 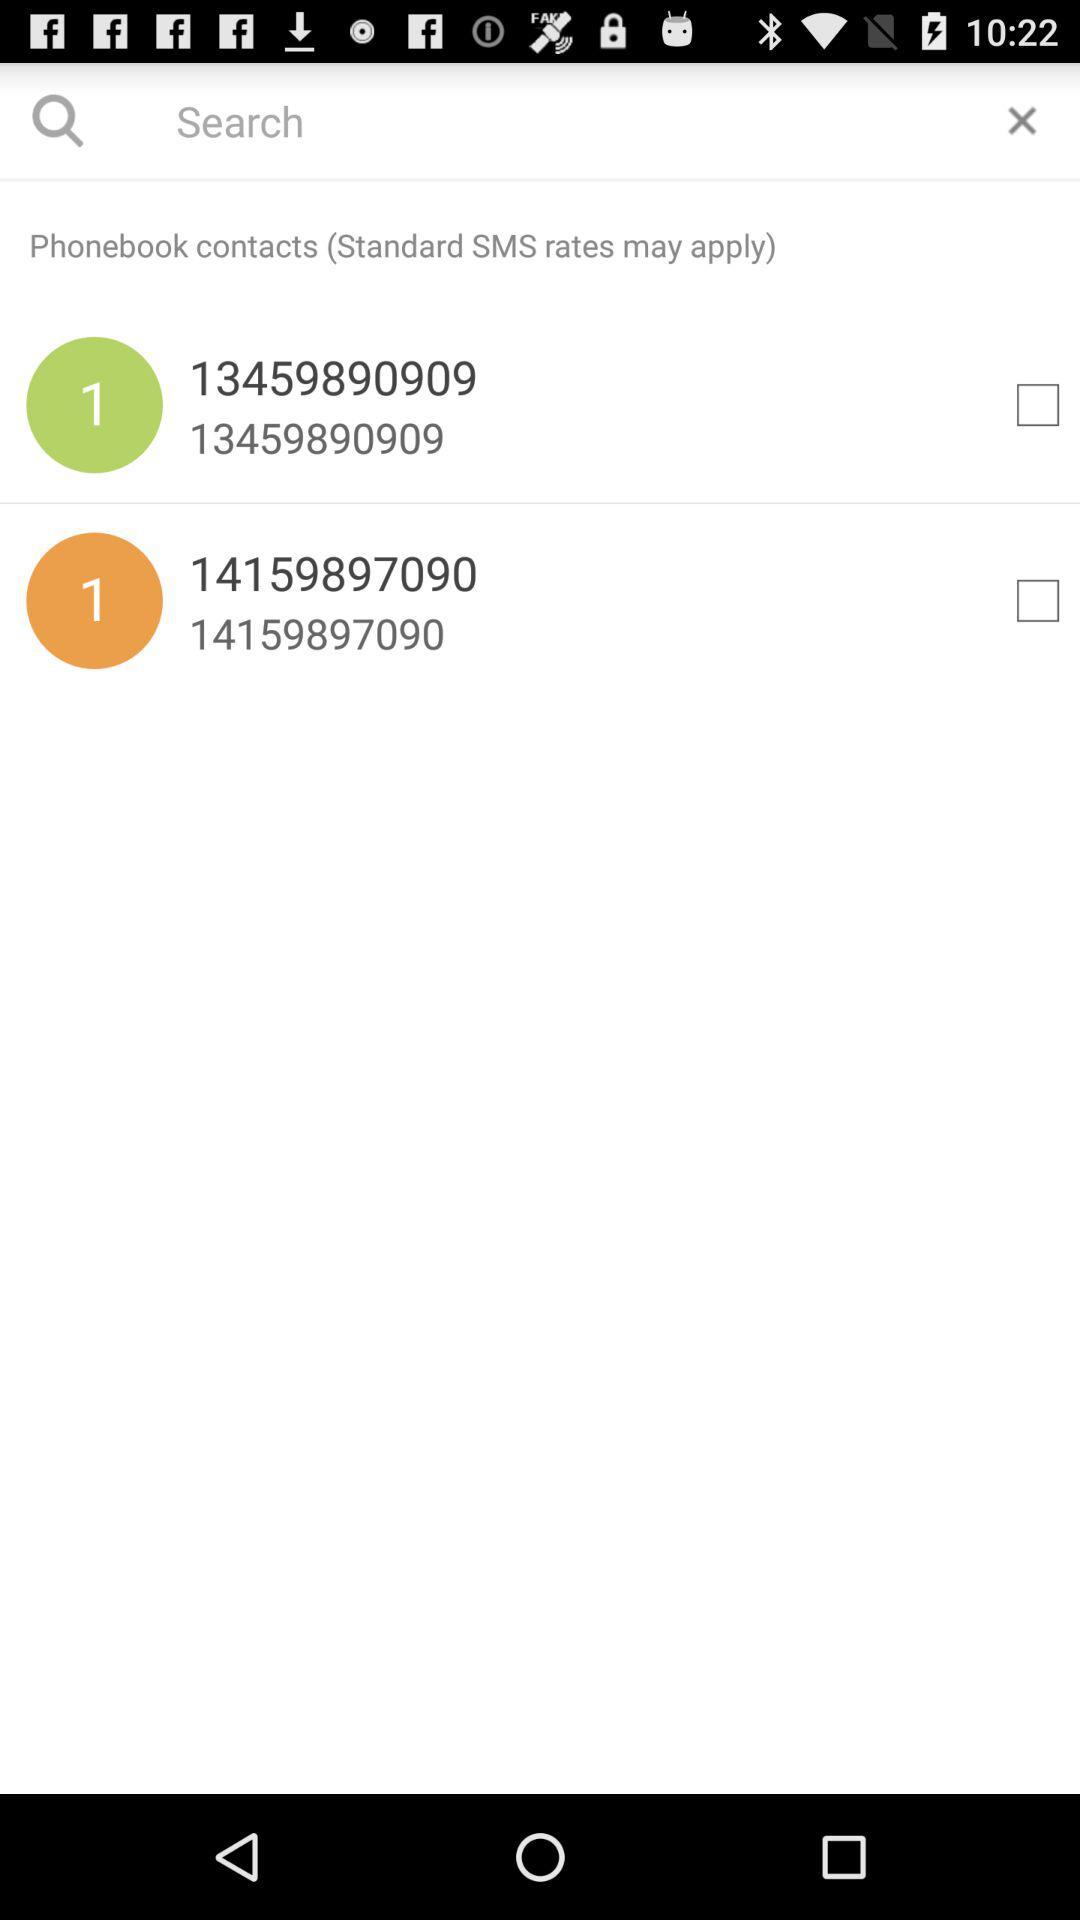 What do you see at coordinates (1036, 403) in the screenshot?
I see `check box to select phone contact` at bounding box center [1036, 403].